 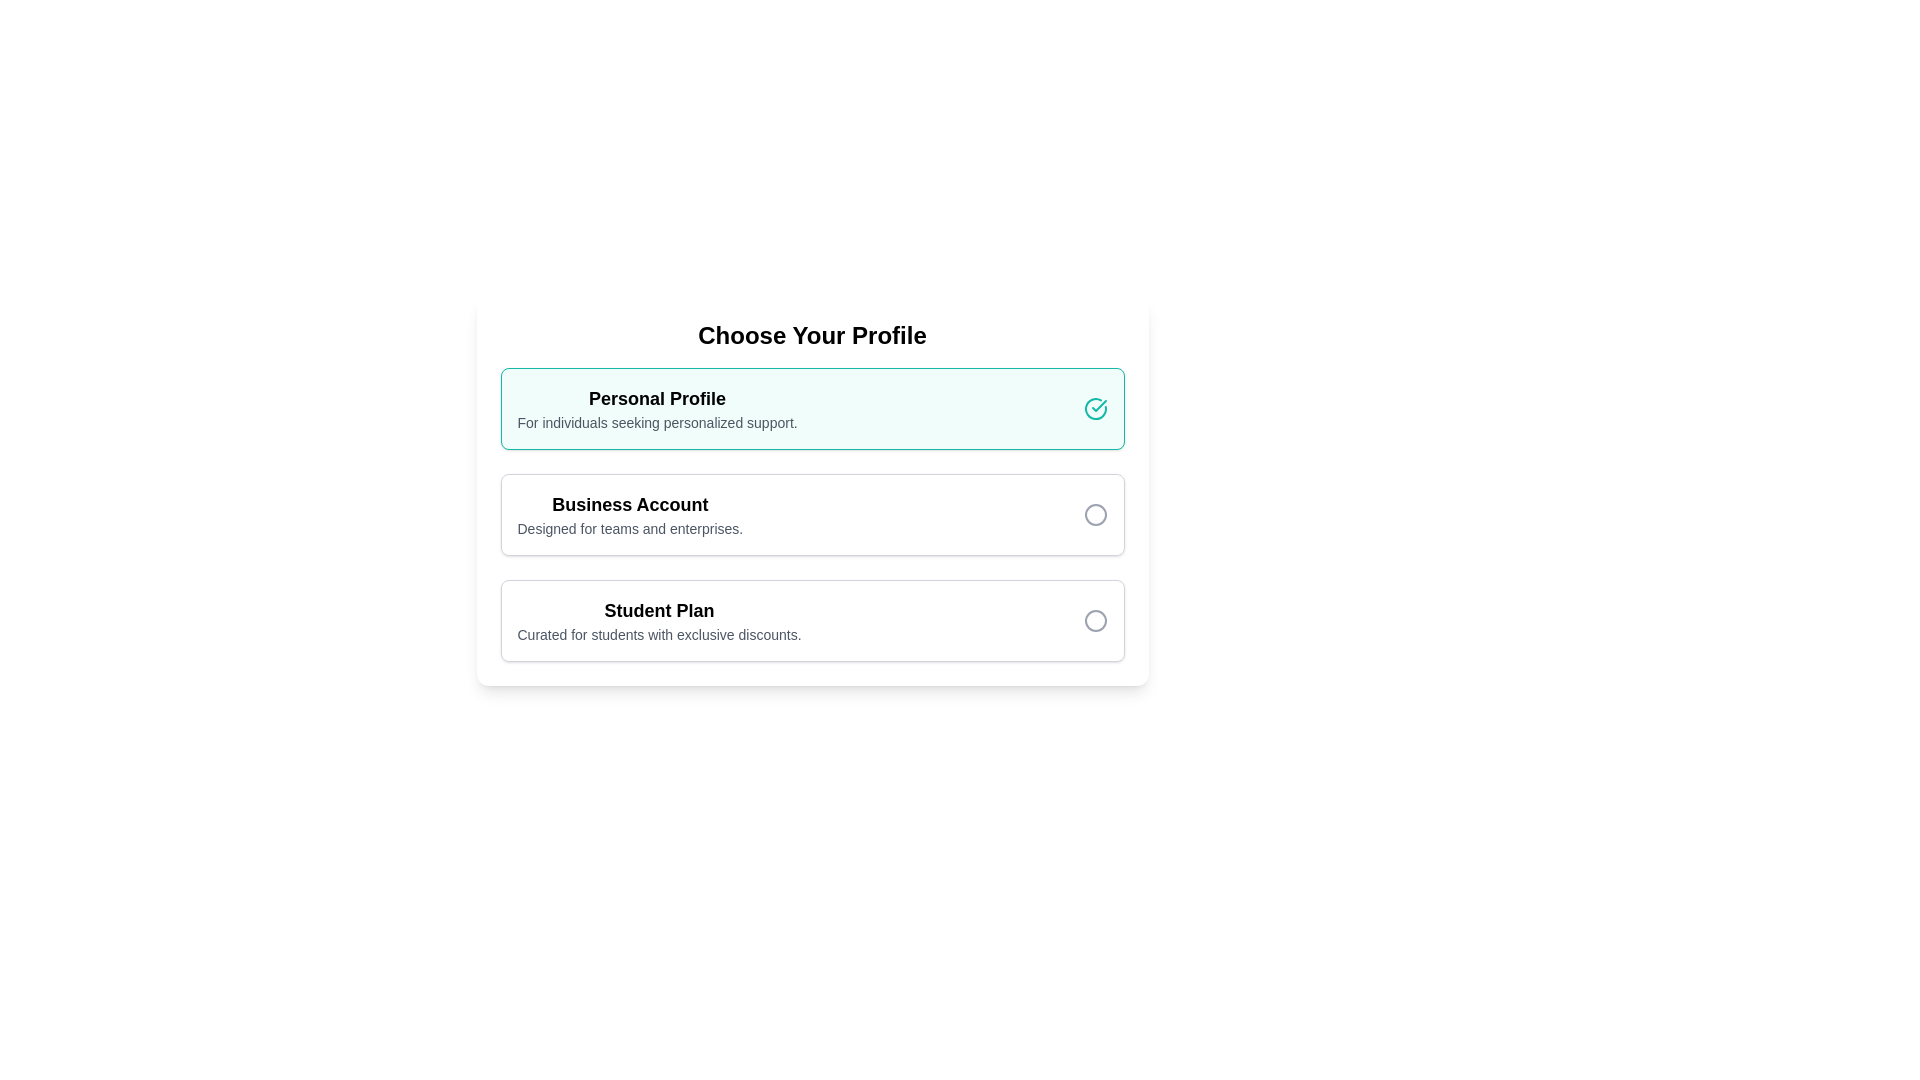 What do you see at coordinates (1098, 405) in the screenshot?
I see `the 'Personal Profile' icon located within the top option of the options list under the 'Choose Your Profile' heading` at bounding box center [1098, 405].